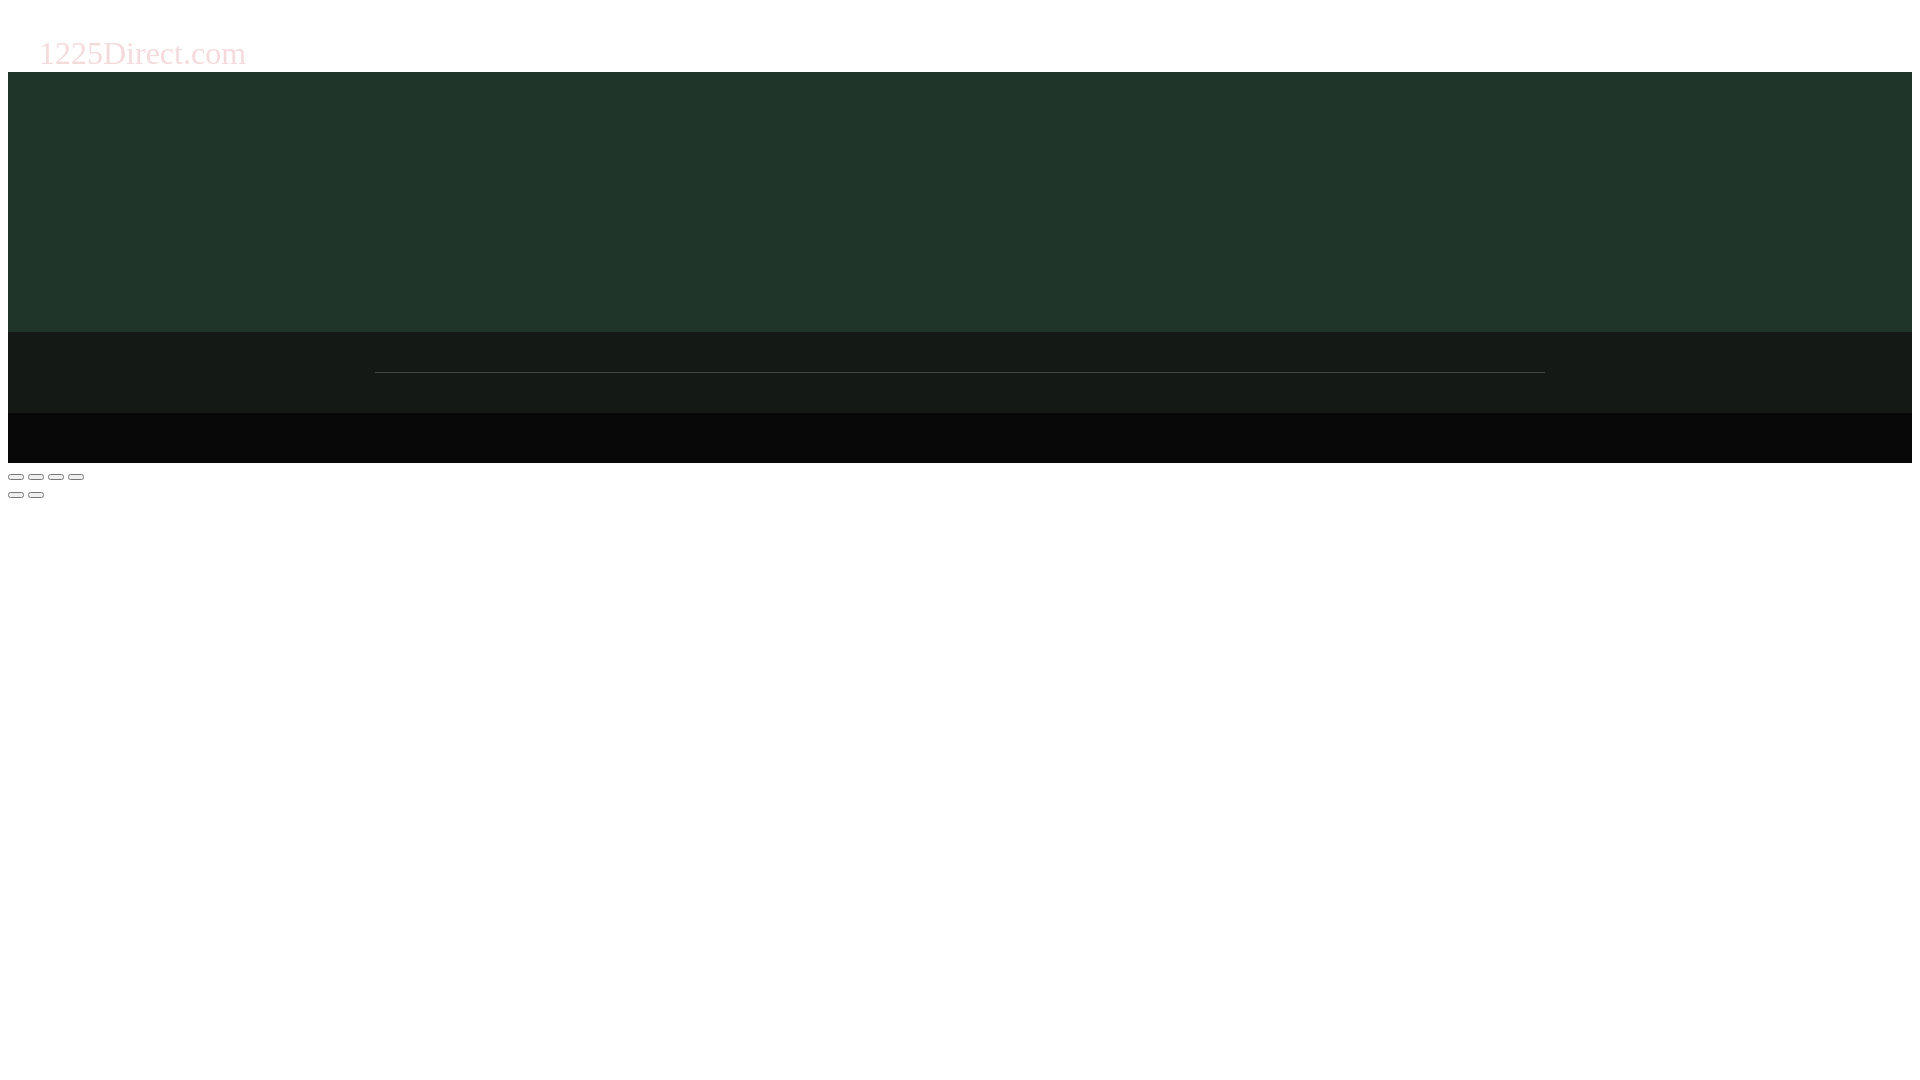 The width and height of the screenshot is (1920, 1080). Describe the element at coordinates (56, 477) in the screenshot. I see `'Toggle fullscreen'` at that location.